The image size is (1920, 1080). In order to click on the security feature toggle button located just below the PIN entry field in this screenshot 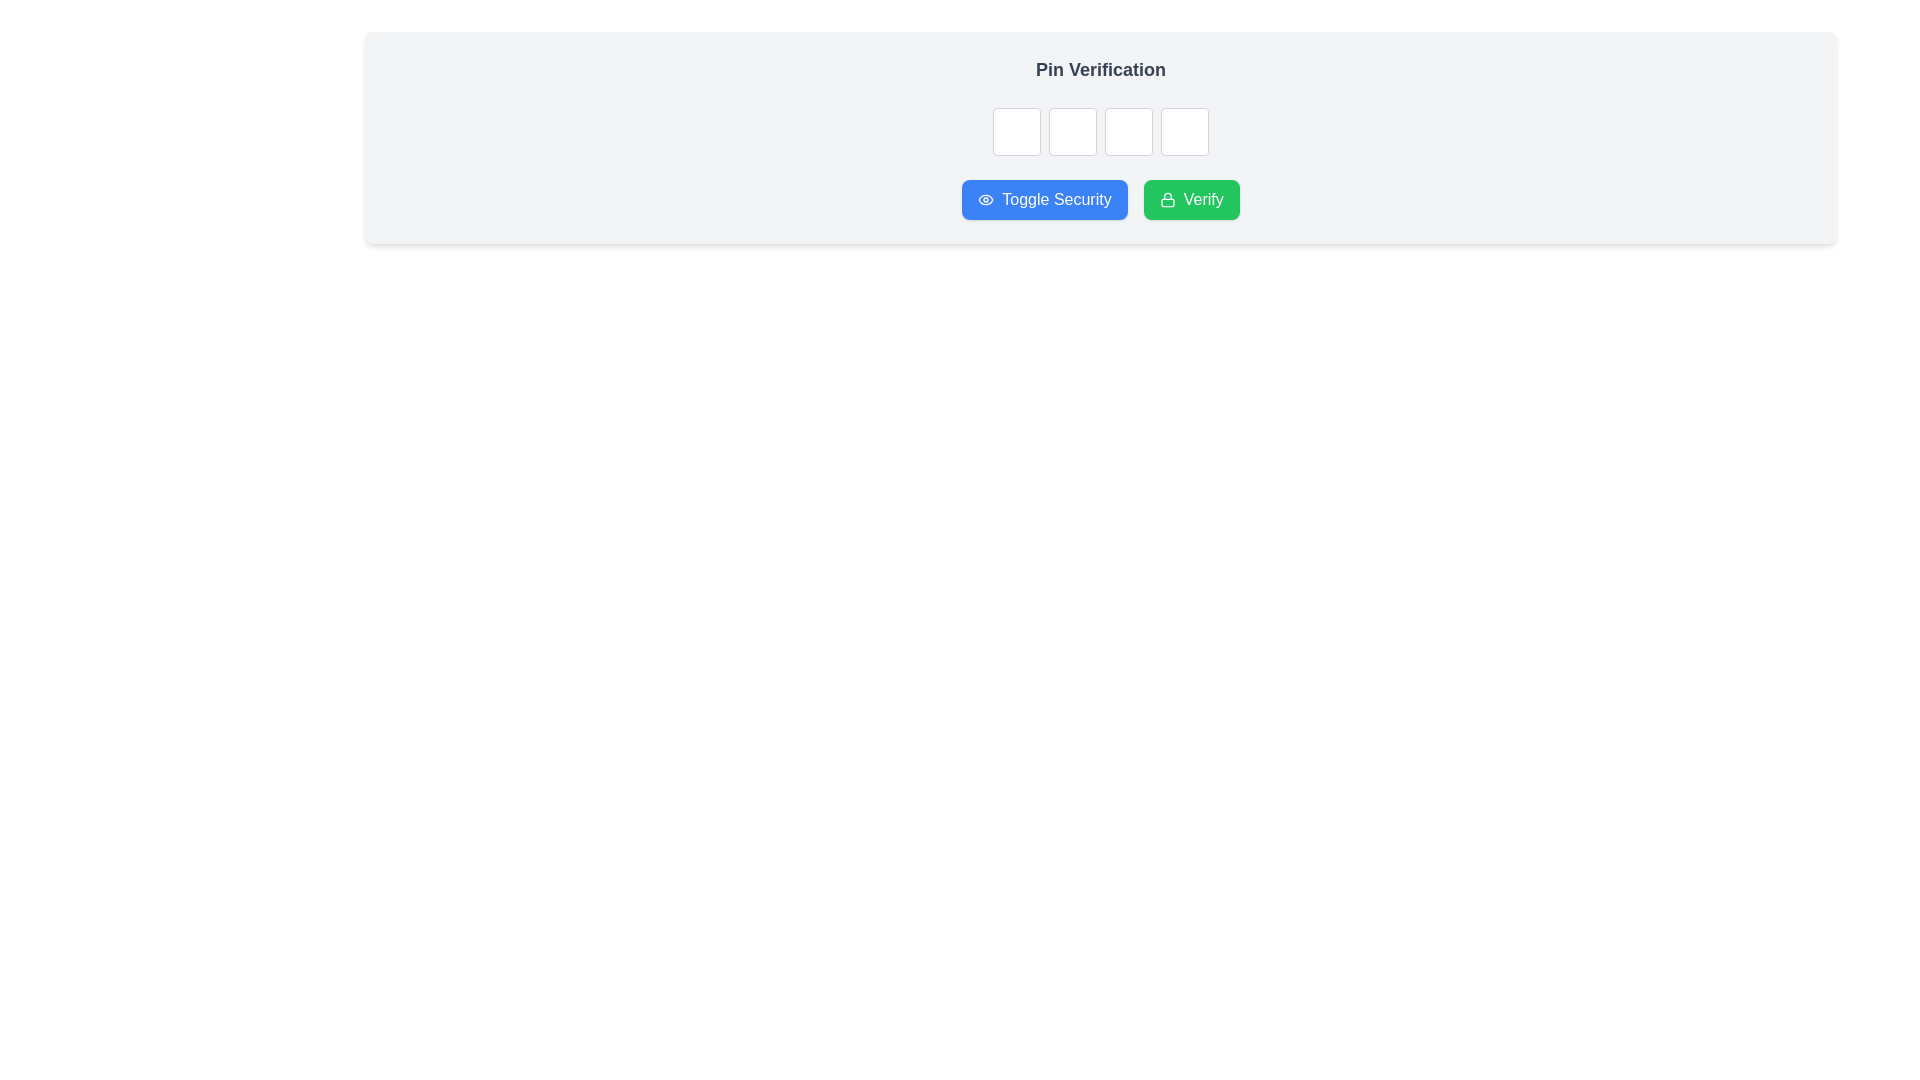, I will do `click(1044, 200)`.